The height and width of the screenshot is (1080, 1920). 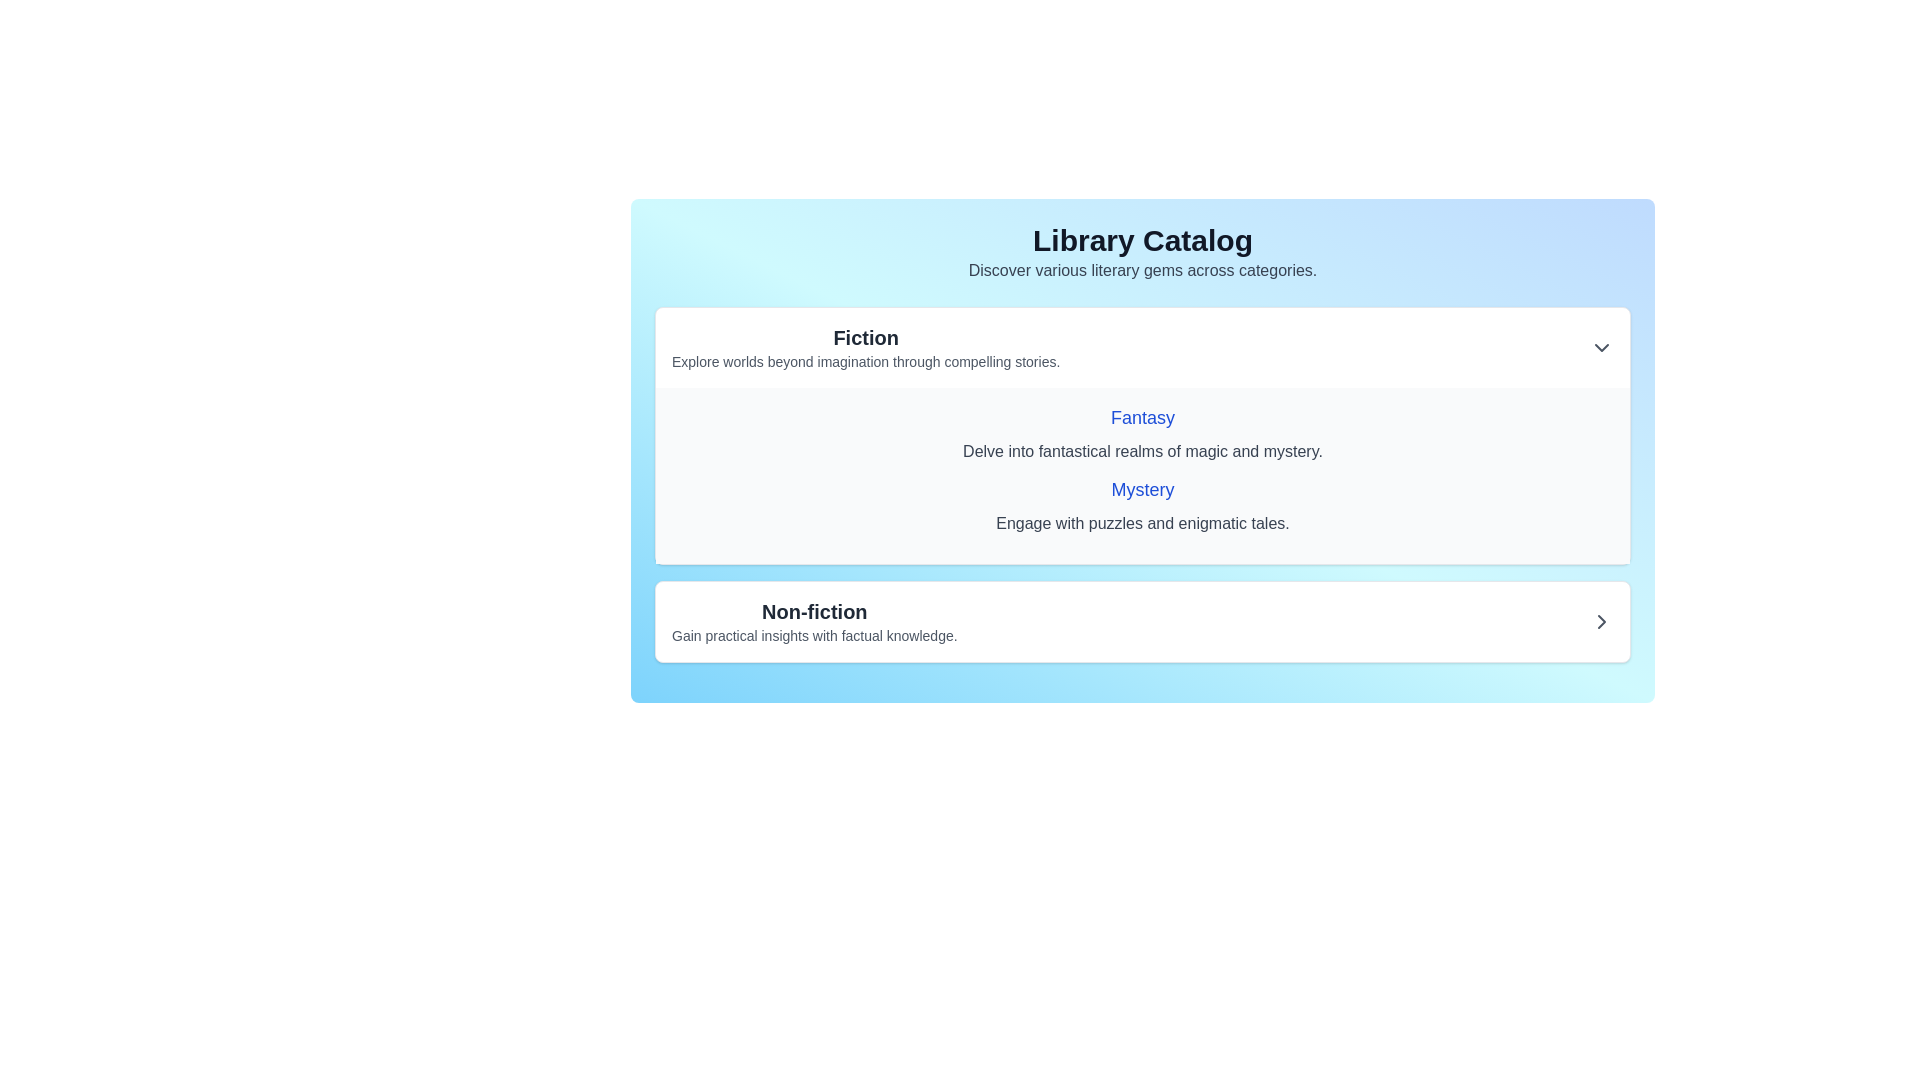 What do you see at coordinates (866, 337) in the screenshot?
I see `the 'Fiction' section header text label located at the top-middle of the interface, which serves as a category header for the library catalog` at bounding box center [866, 337].